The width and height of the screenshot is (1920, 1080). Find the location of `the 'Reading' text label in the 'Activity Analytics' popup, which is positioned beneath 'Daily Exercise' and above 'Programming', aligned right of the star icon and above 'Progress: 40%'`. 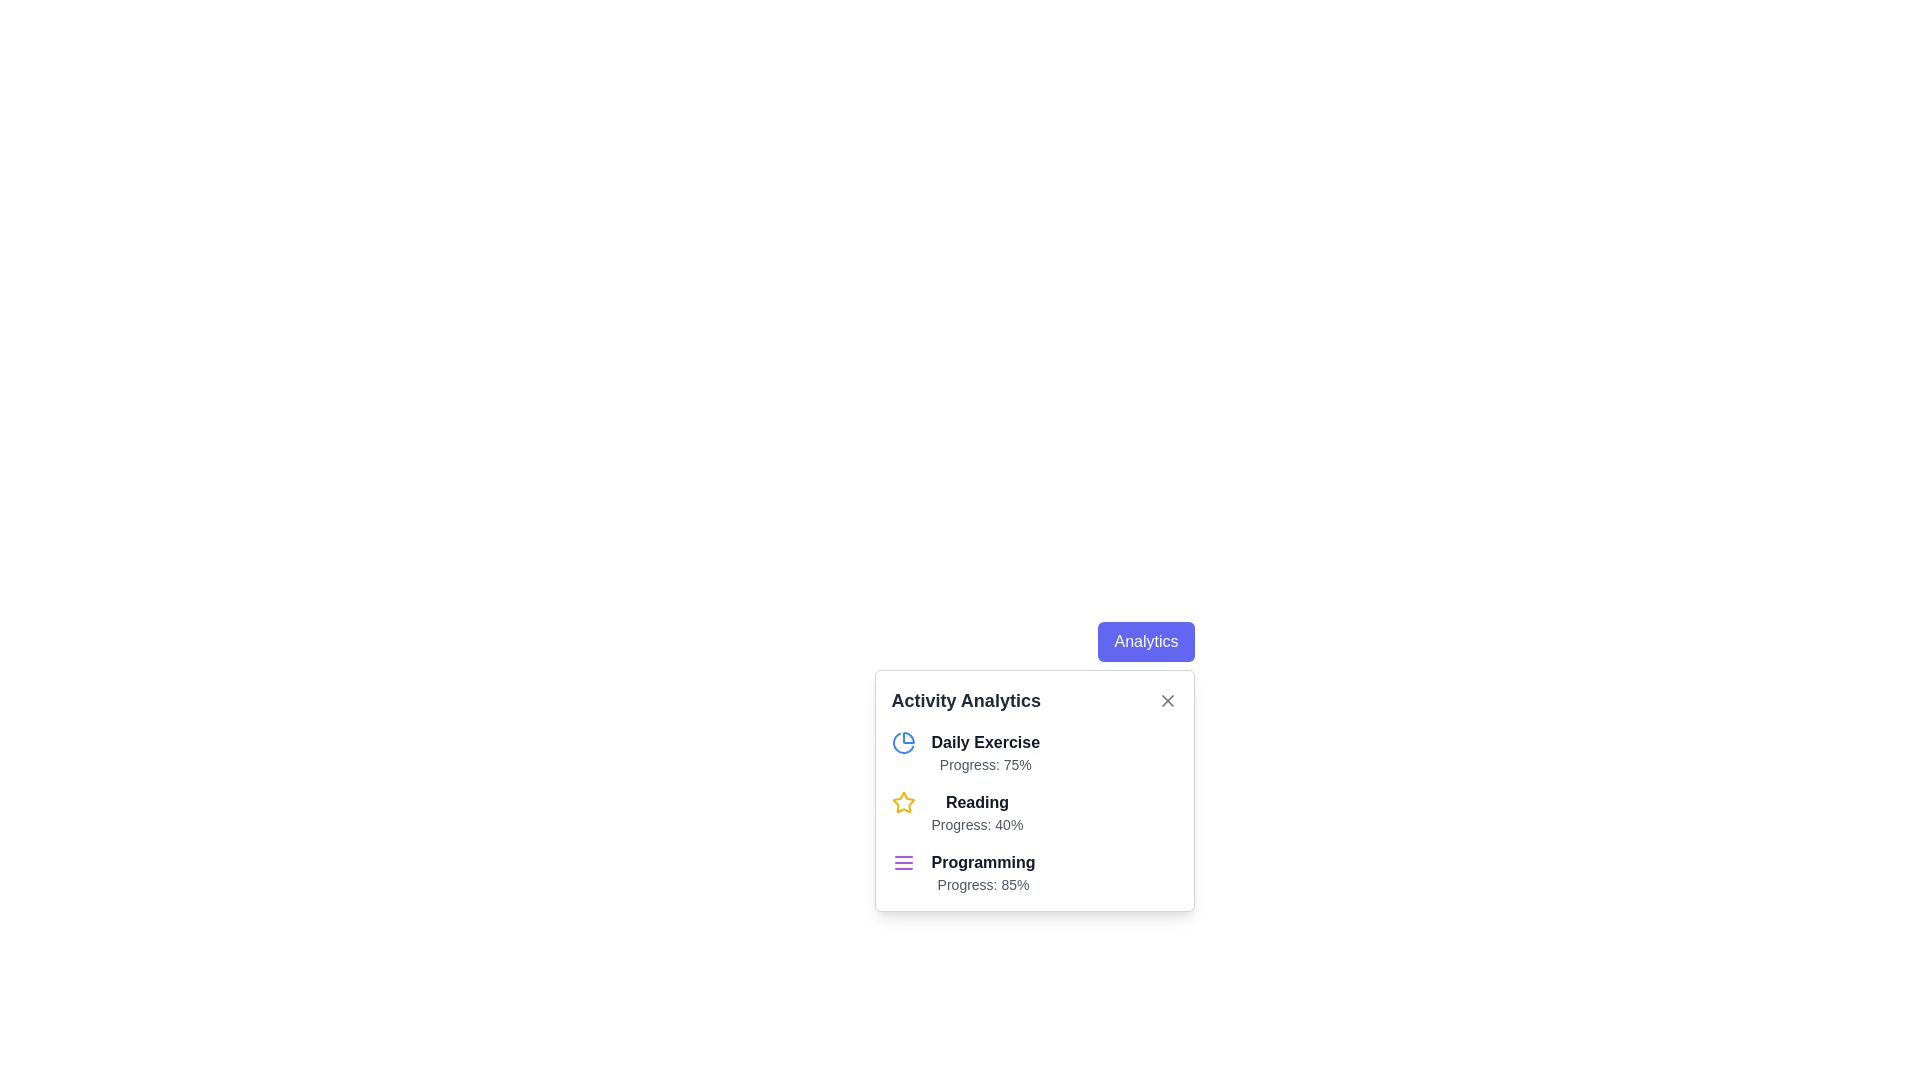

the 'Reading' text label in the 'Activity Analytics' popup, which is positioned beneath 'Daily Exercise' and above 'Programming', aligned right of the star icon and above 'Progress: 40%' is located at coordinates (977, 801).